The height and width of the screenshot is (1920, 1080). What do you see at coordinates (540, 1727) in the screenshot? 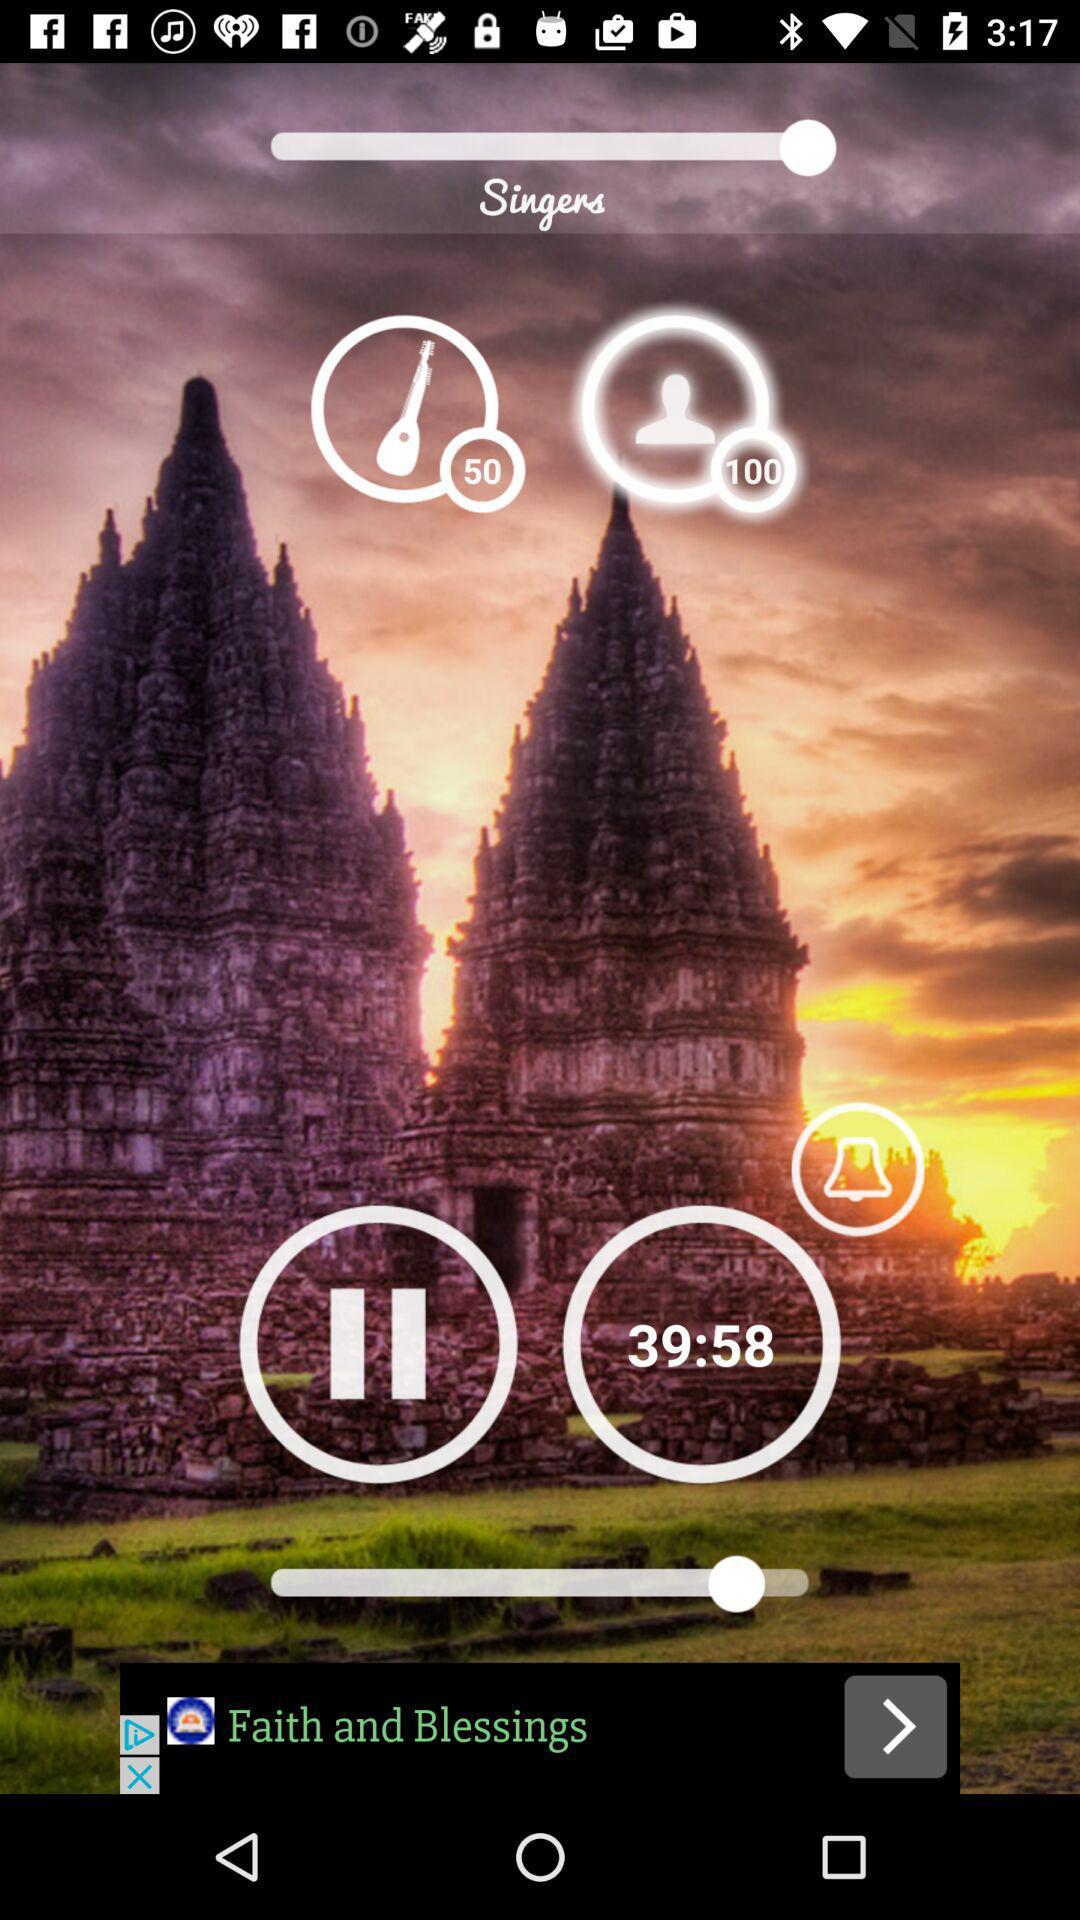
I see `advertisement` at bounding box center [540, 1727].